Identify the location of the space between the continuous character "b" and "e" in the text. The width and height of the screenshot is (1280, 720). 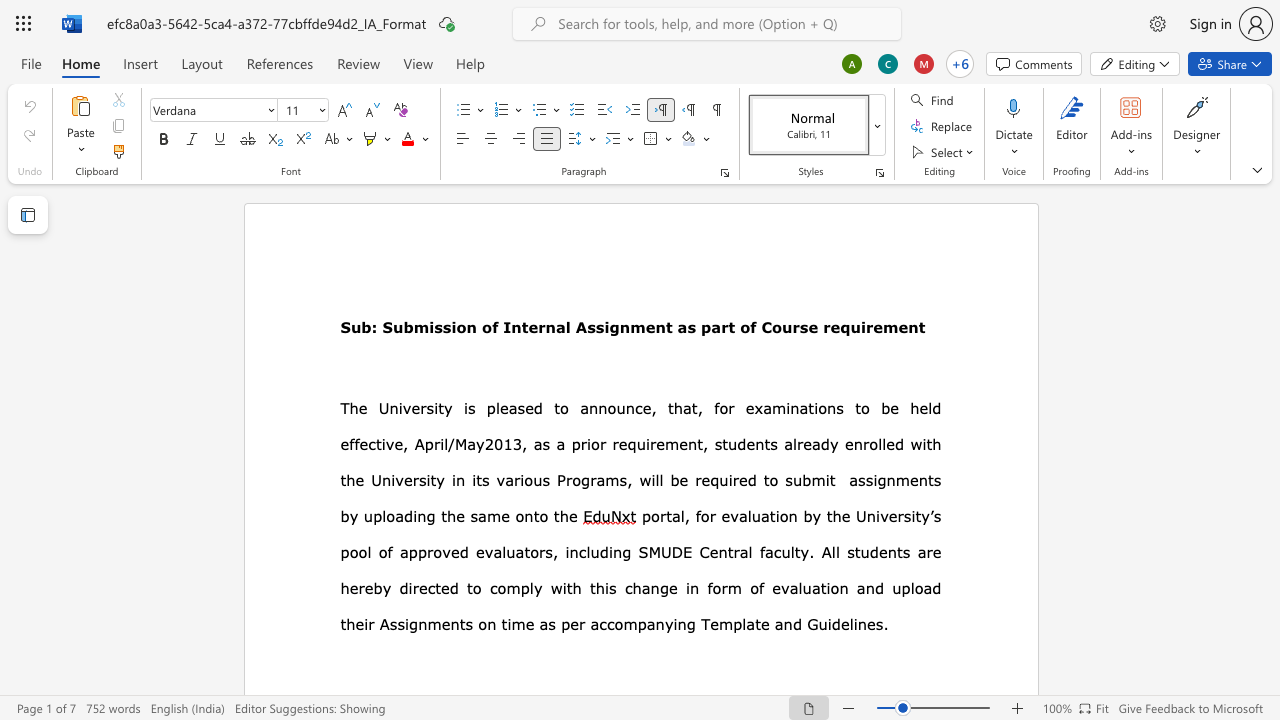
(679, 480).